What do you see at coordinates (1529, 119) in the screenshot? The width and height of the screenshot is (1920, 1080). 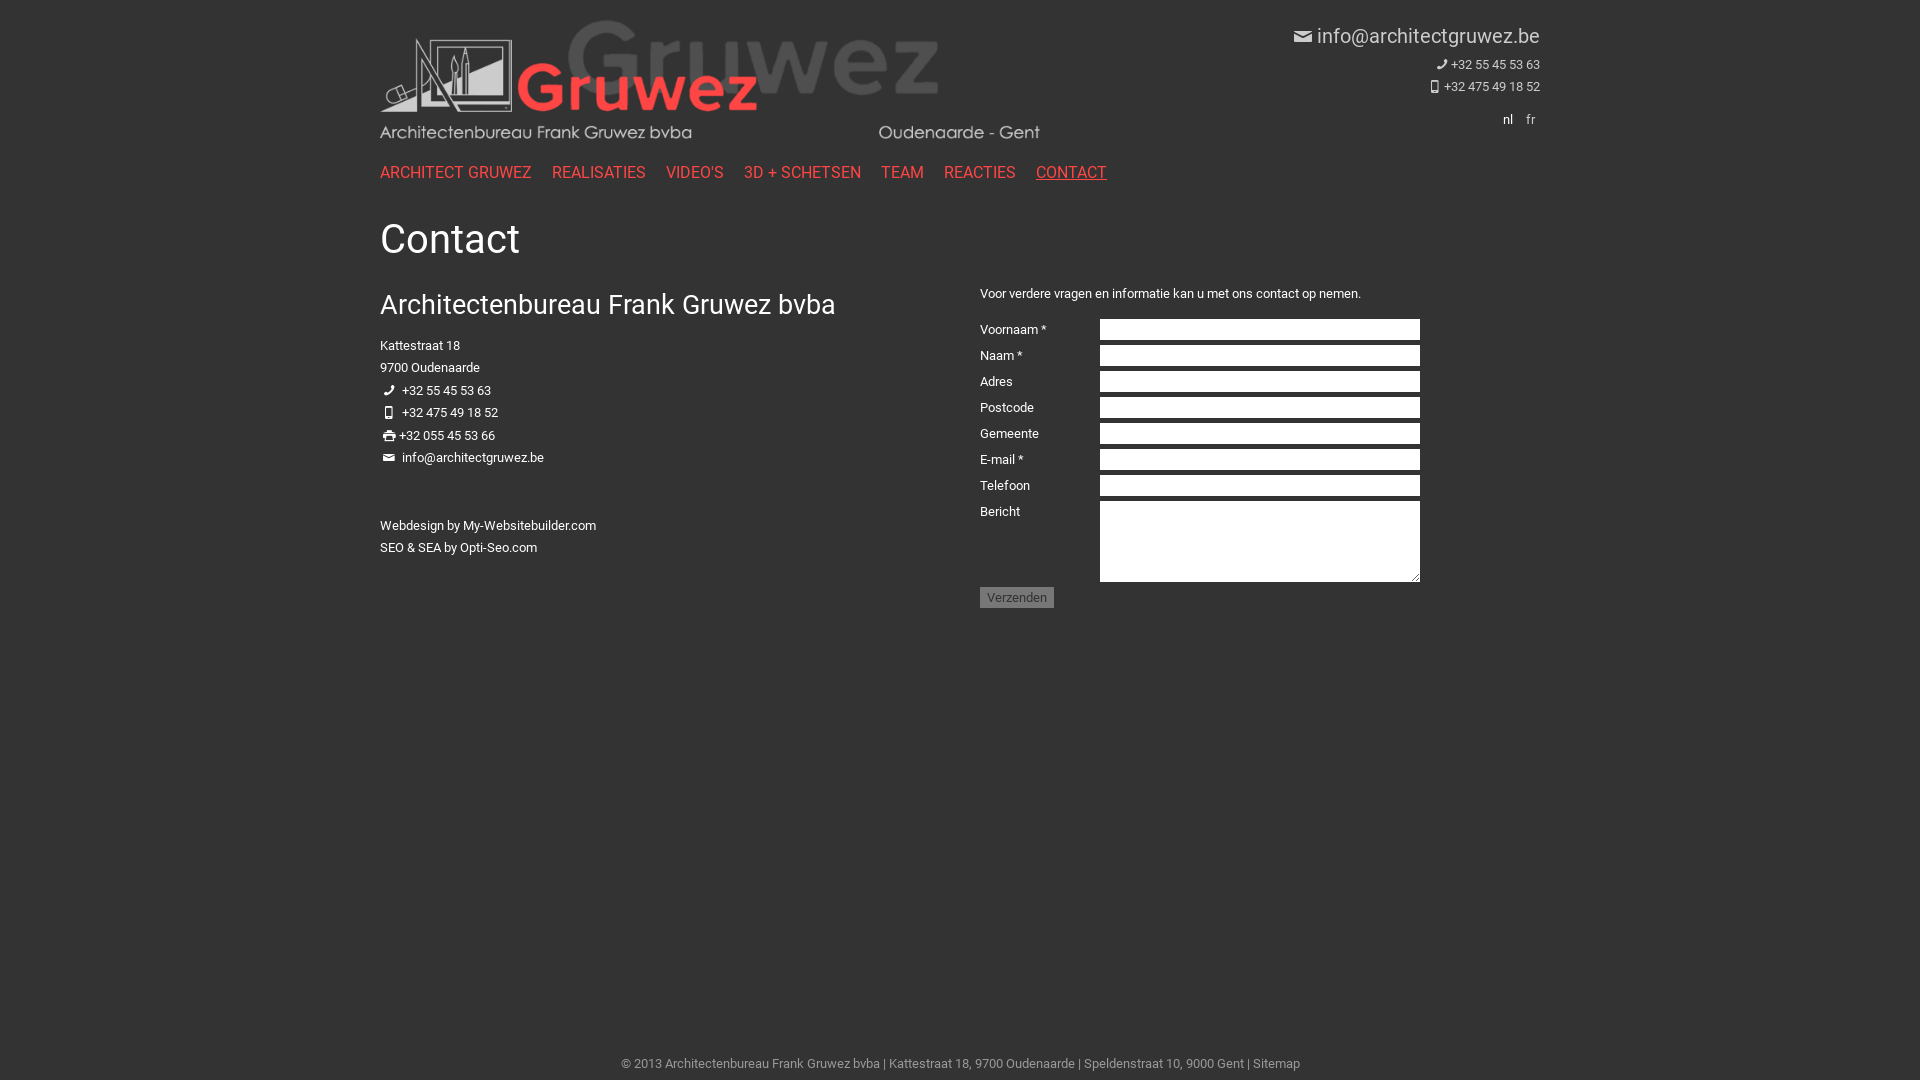 I see `'fr'` at bounding box center [1529, 119].